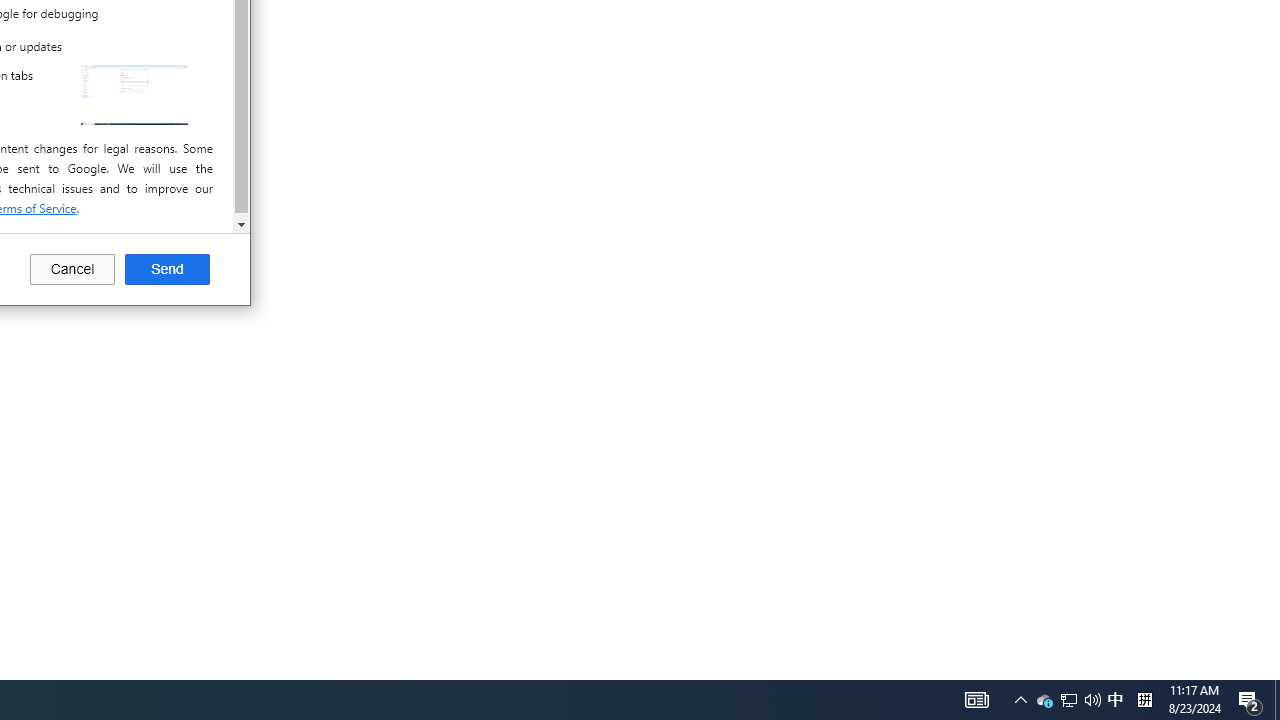 This screenshot has width=1280, height=720. What do you see at coordinates (1114, 698) in the screenshot?
I see `'Tray Input Indicator - Chinese (Simplified, China)'` at bounding box center [1114, 698].